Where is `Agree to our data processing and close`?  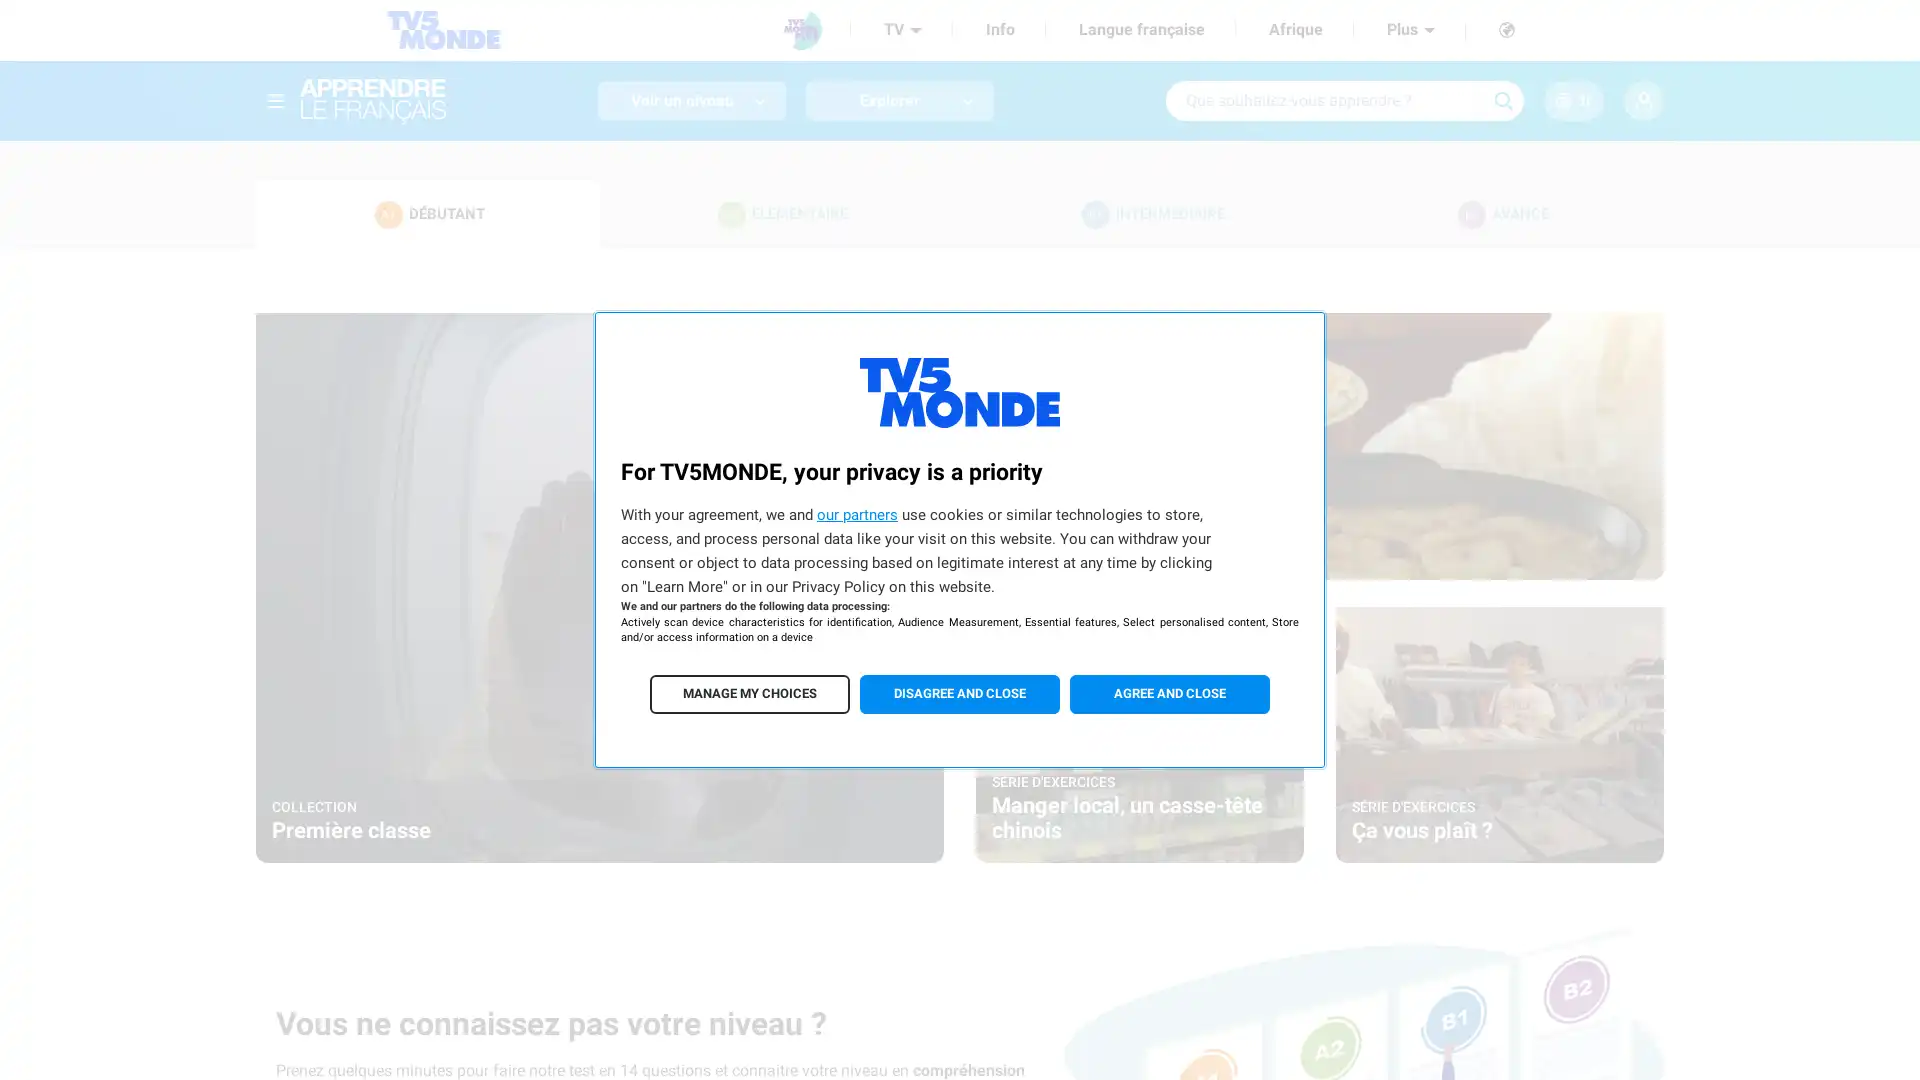
Agree to our data processing and close is located at coordinates (1170, 693).